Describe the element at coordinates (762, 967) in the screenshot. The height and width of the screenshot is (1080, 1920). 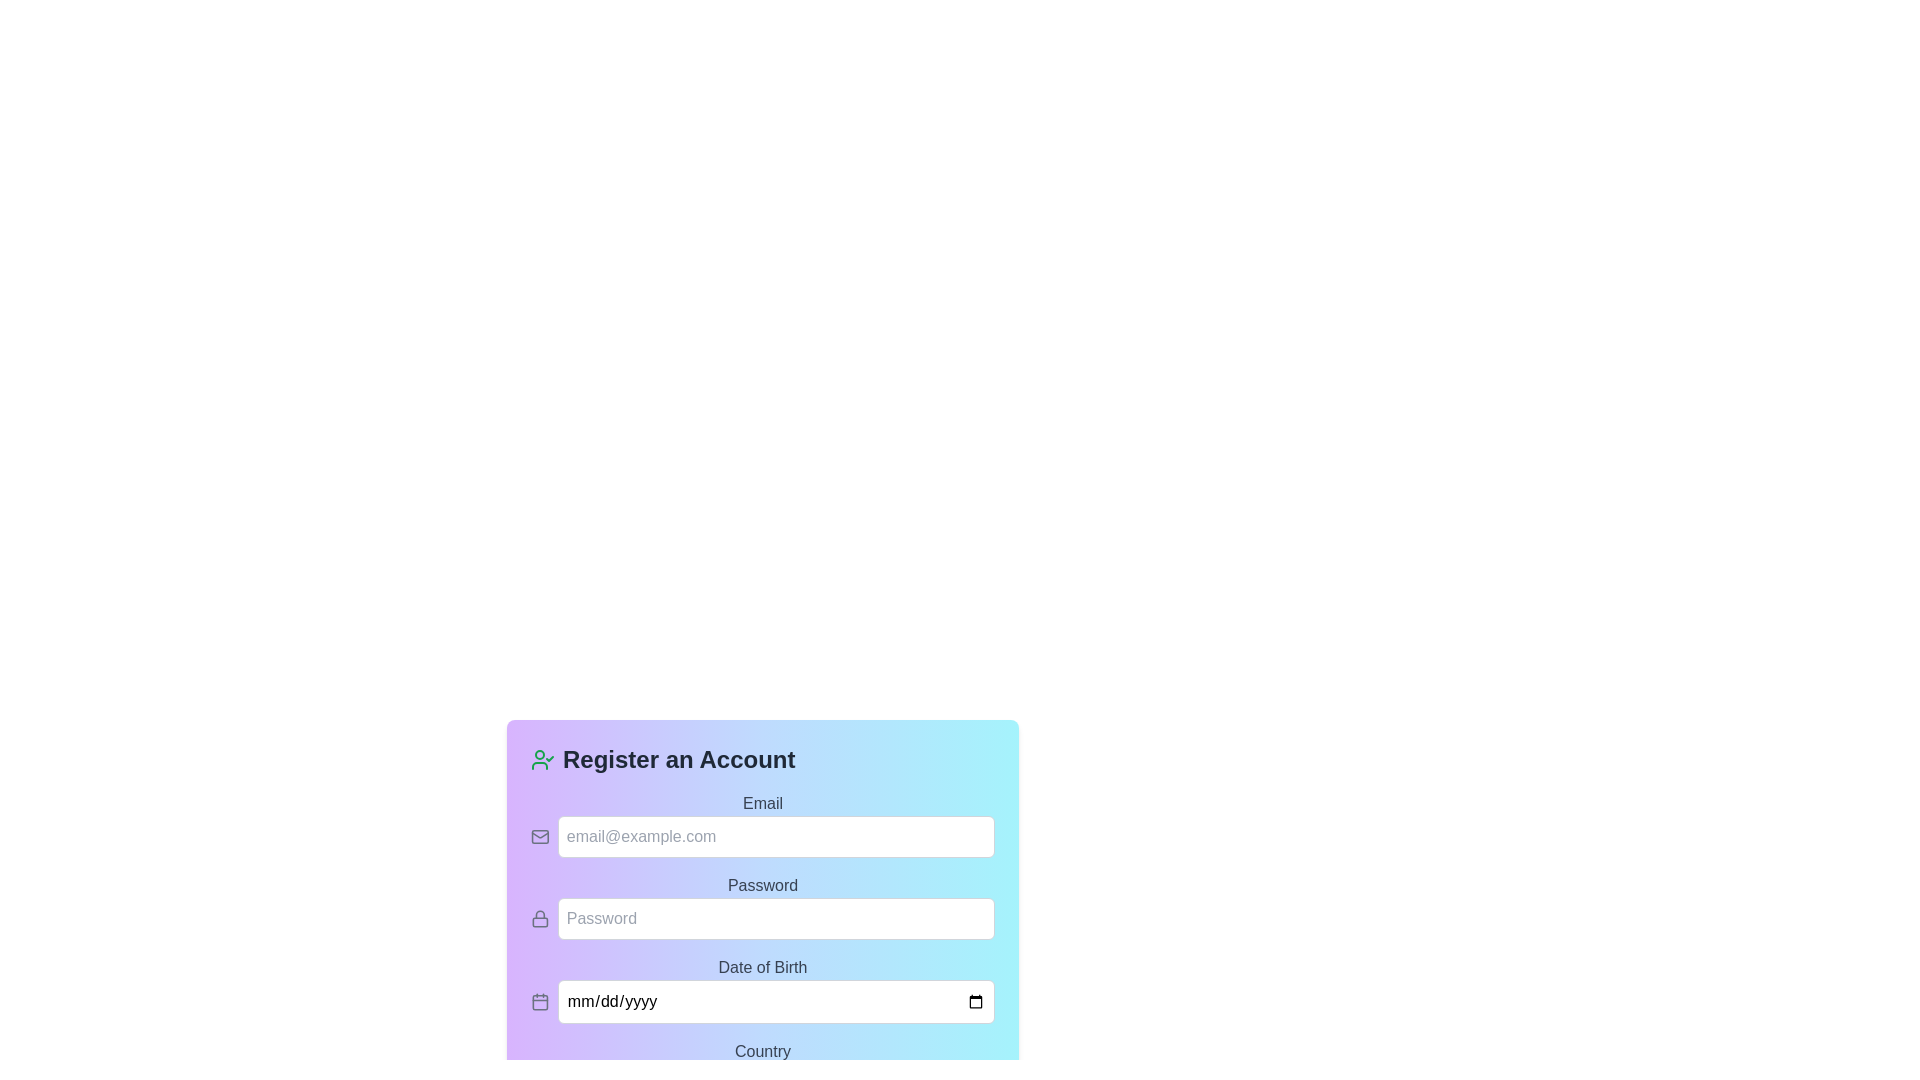
I see `the 'Date of Birth' static text label, which is styled with a gray color and positioned above the date input field on the registration form` at that location.